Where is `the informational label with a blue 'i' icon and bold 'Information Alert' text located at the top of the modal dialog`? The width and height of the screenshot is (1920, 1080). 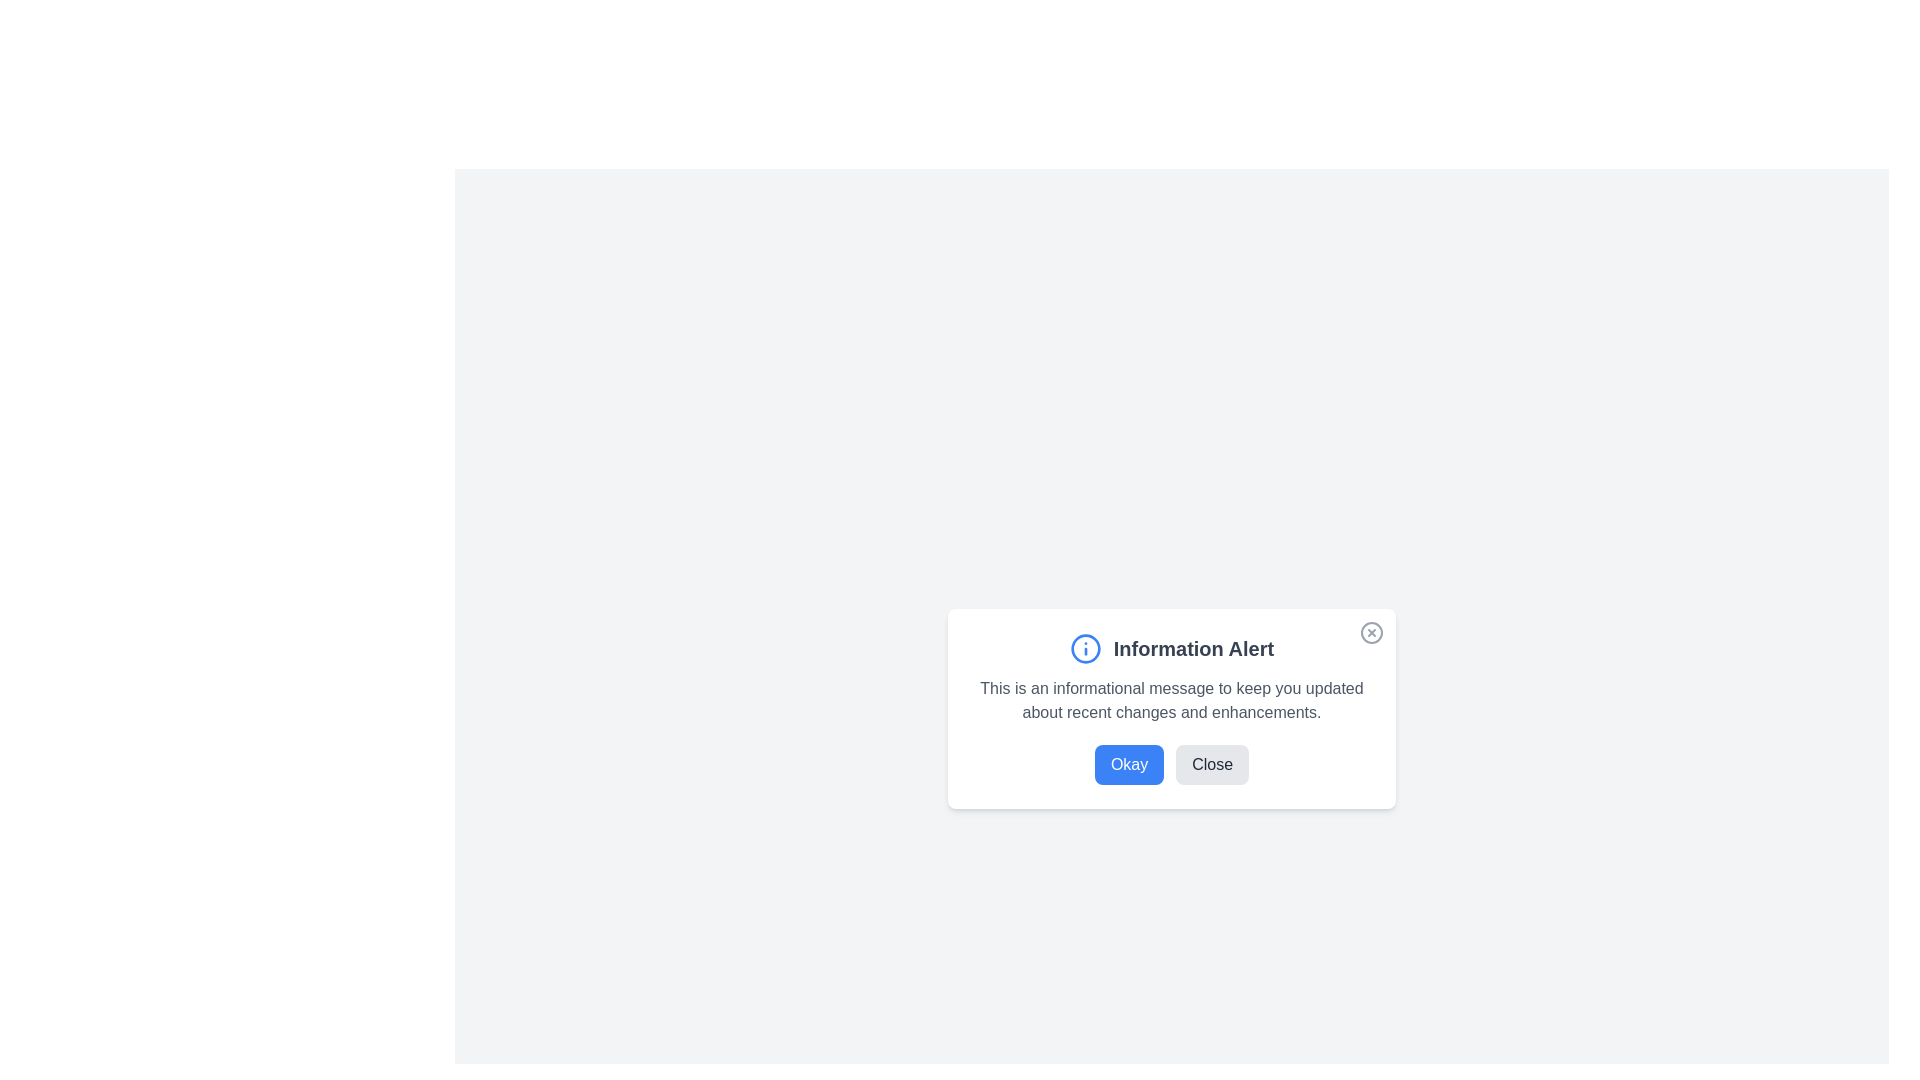
the informational label with a blue 'i' icon and bold 'Information Alert' text located at the top of the modal dialog is located at coordinates (1171, 648).